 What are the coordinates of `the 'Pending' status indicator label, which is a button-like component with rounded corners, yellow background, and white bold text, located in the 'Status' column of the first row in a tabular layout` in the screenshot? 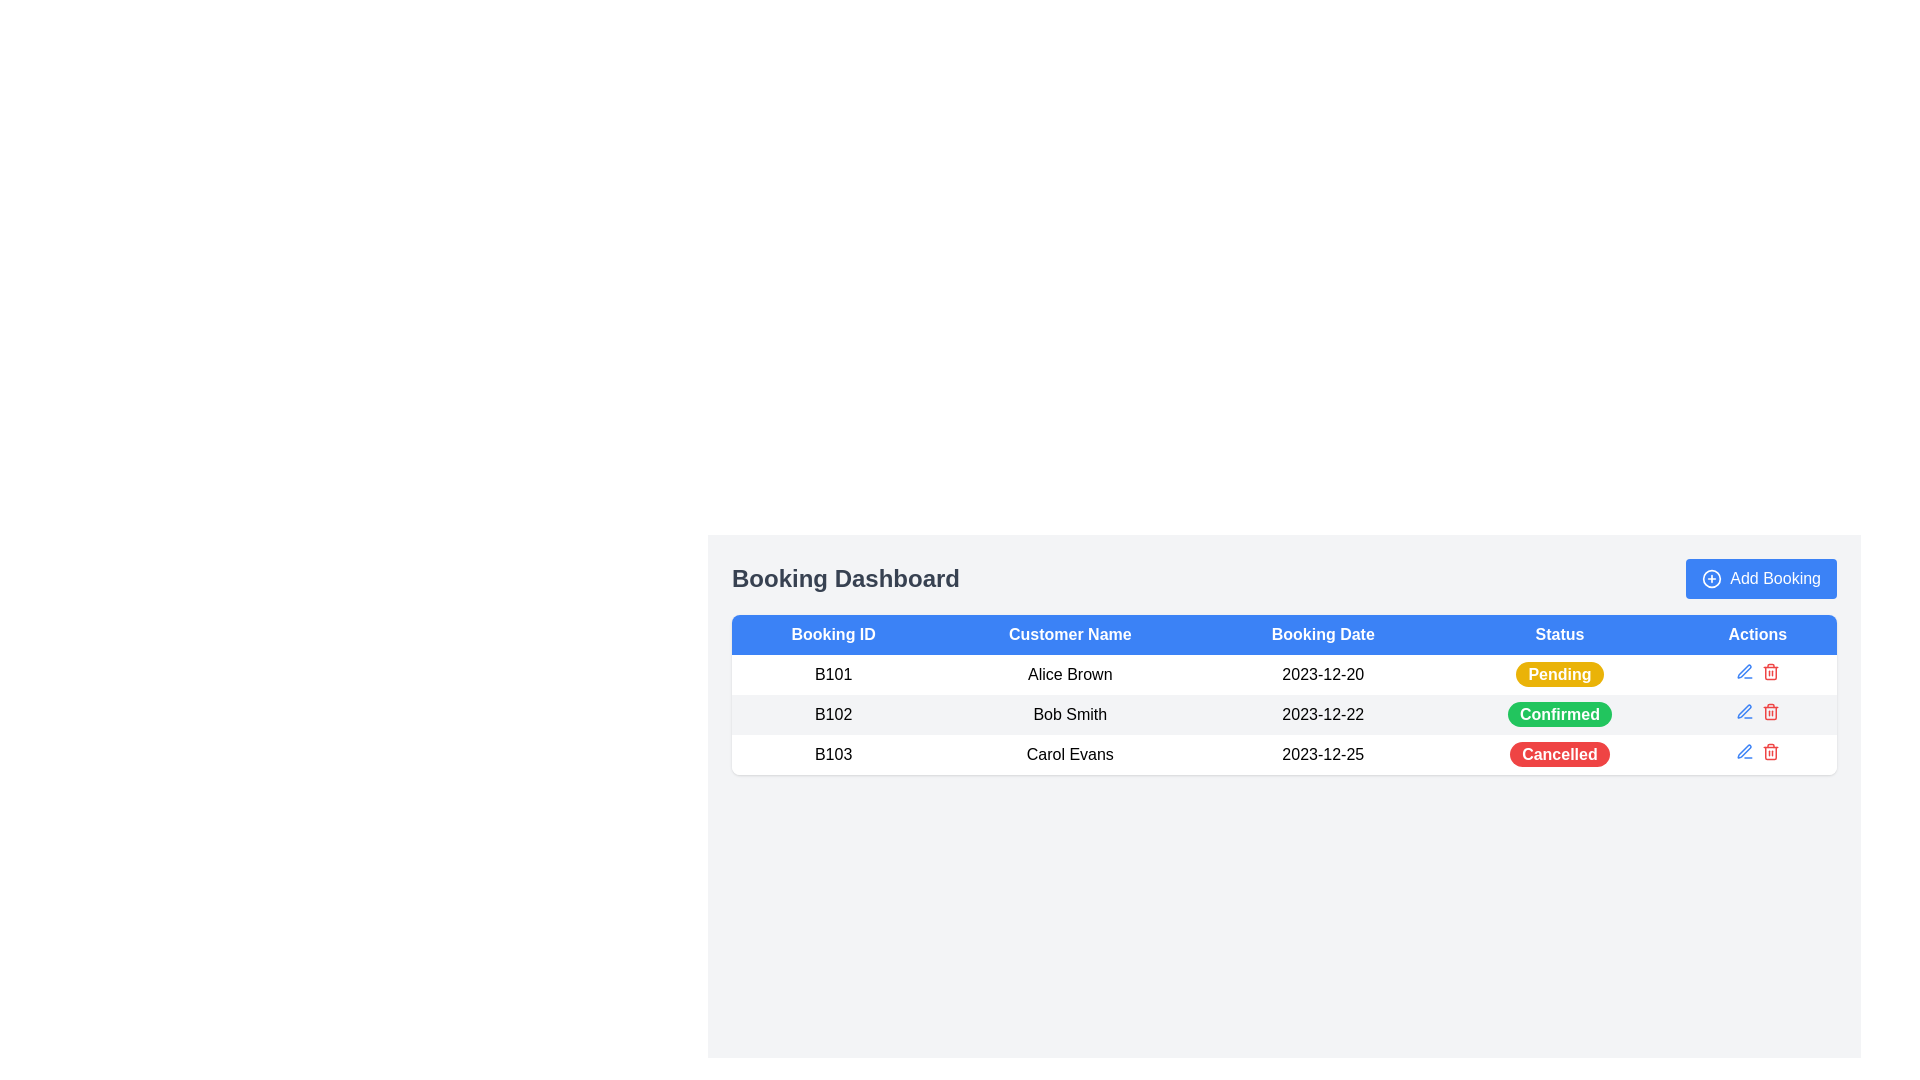 It's located at (1559, 675).